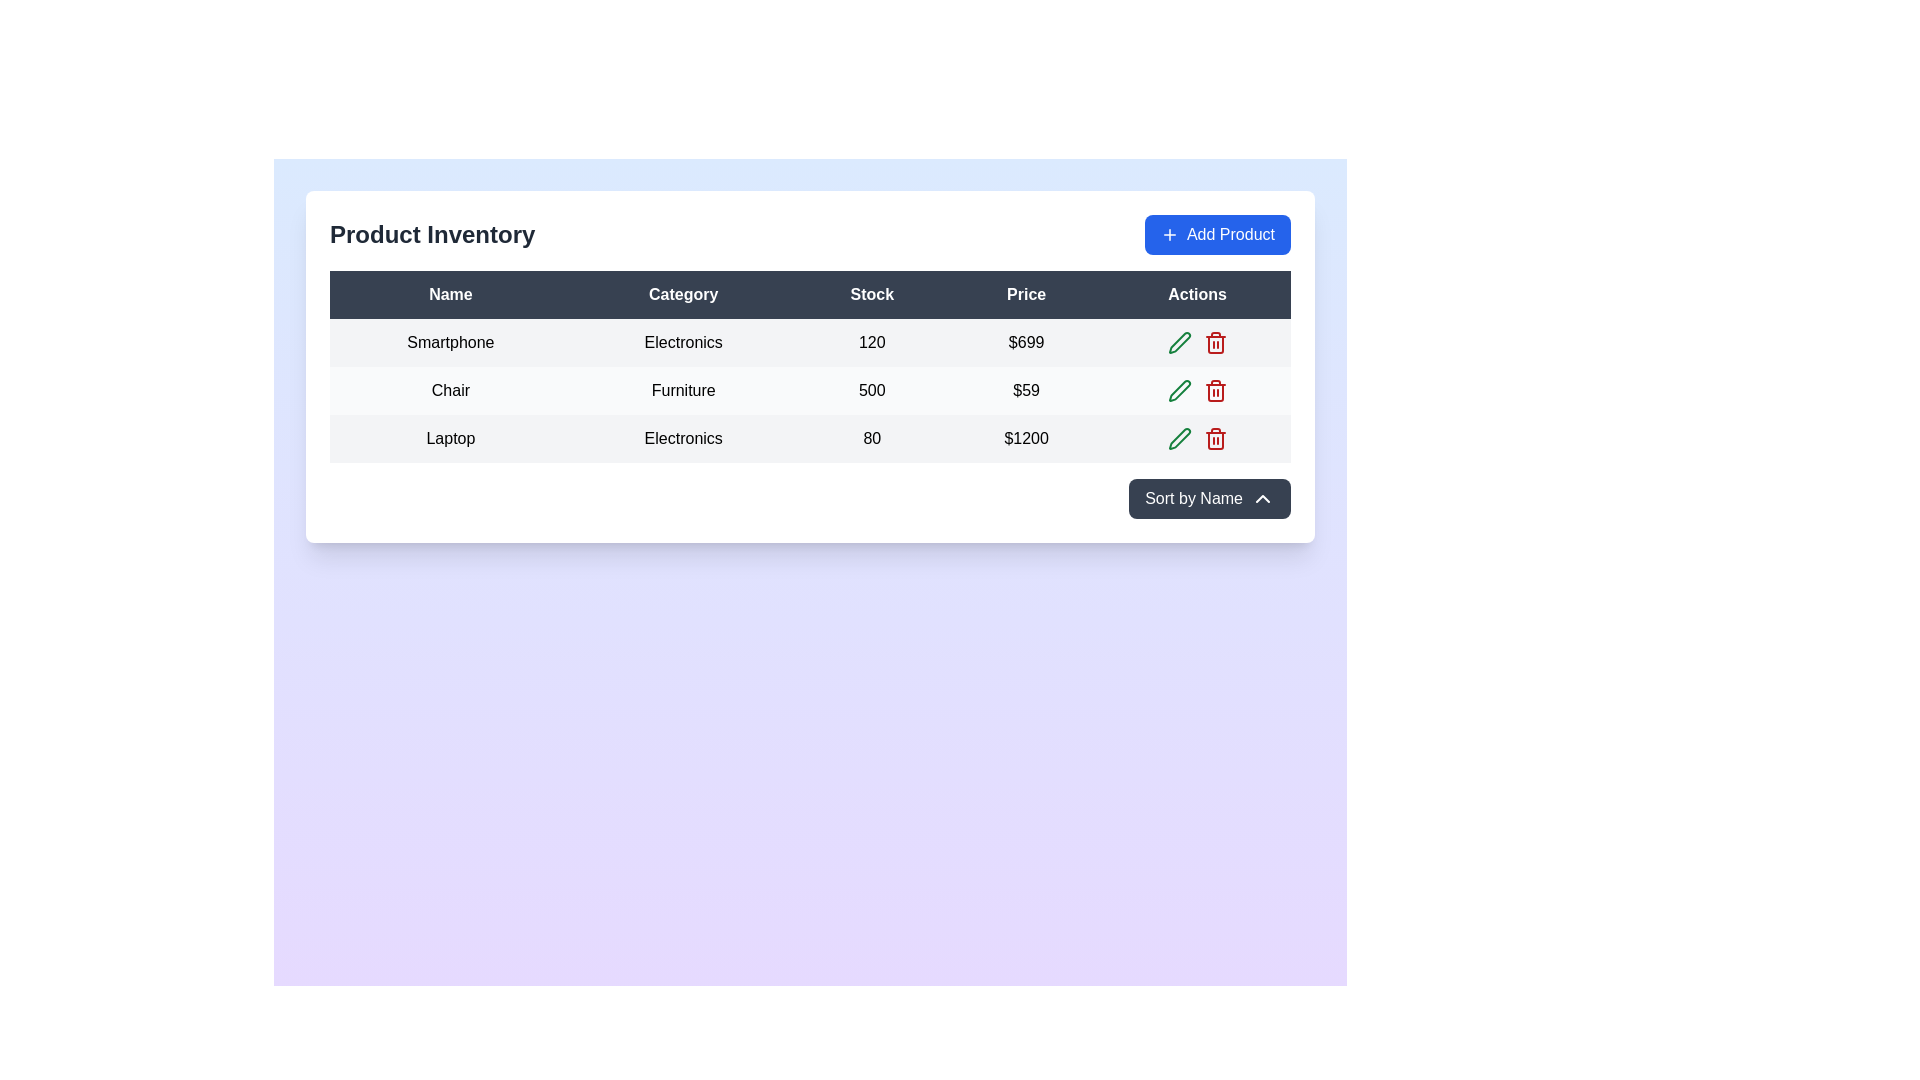 This screenshot has height=1080, width=1920. What do you see at coordinates (872, 438) in the screenshot?
I see `the table cell that displays the number '80' in bold black font, located in the third row and third column of the table associated with 'Laptop'` at bounding box center [872, 438].